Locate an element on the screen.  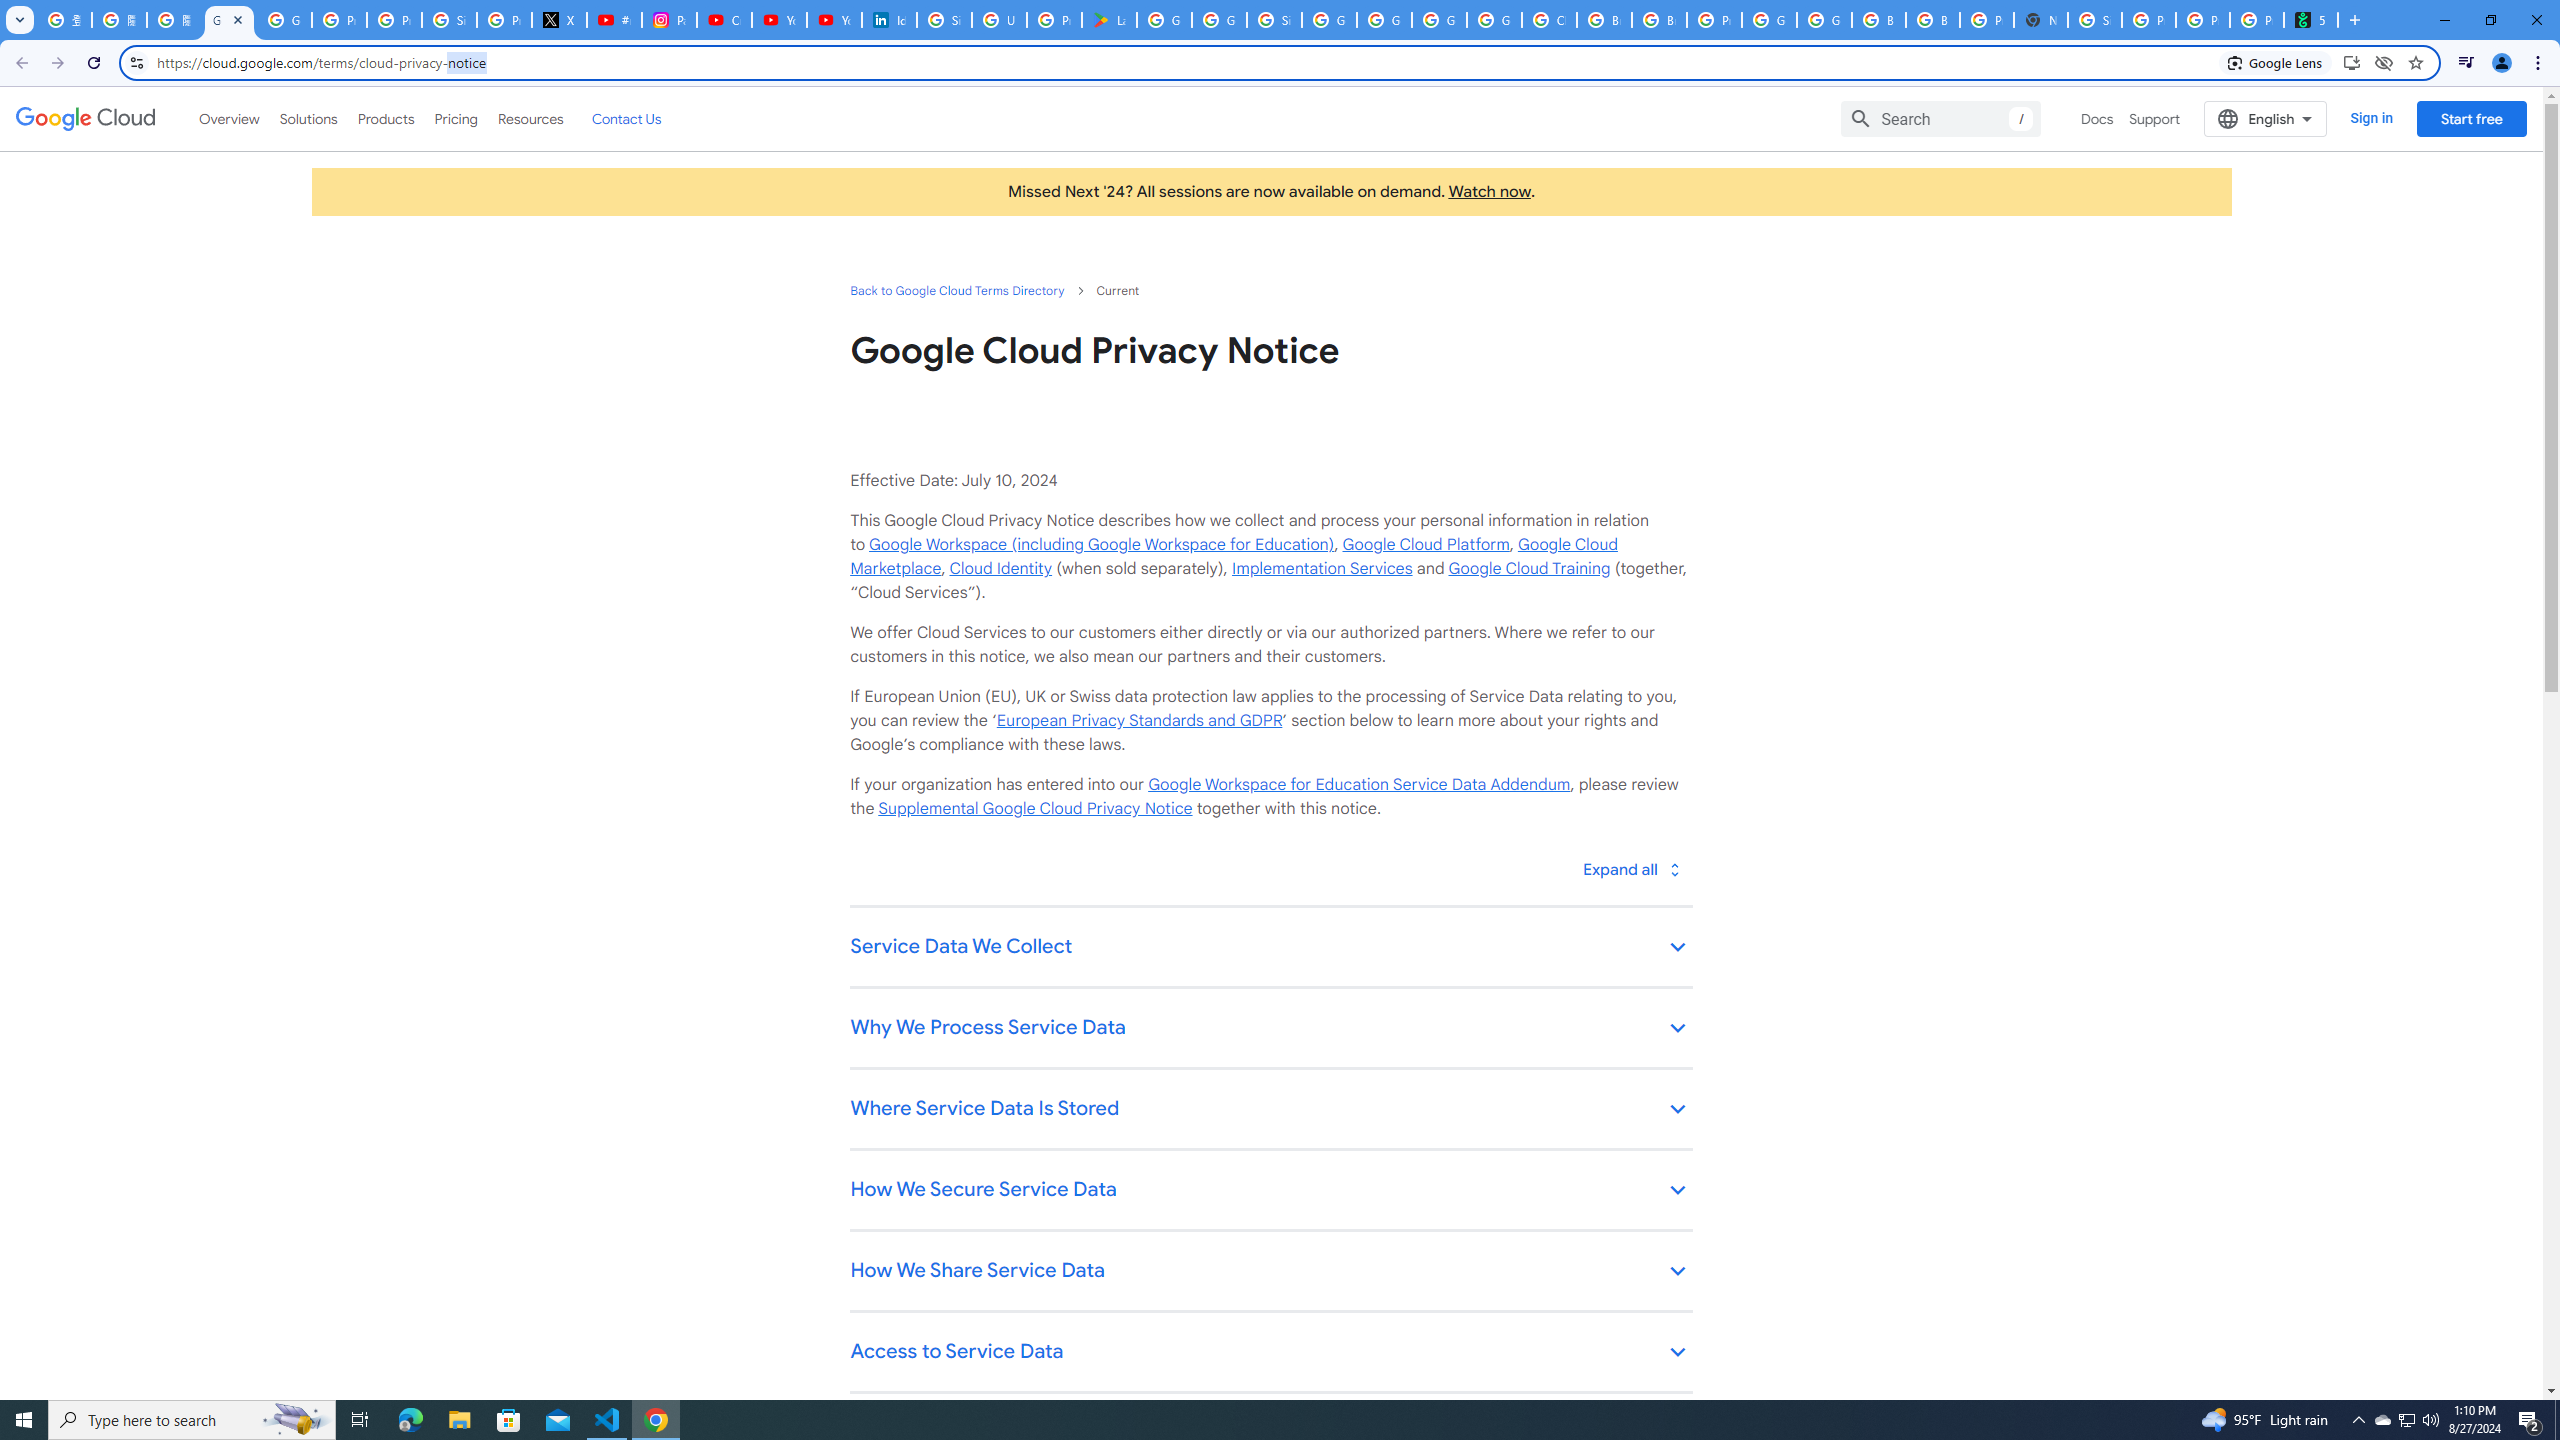
'Docs' is located at coordinates (2096, 118).